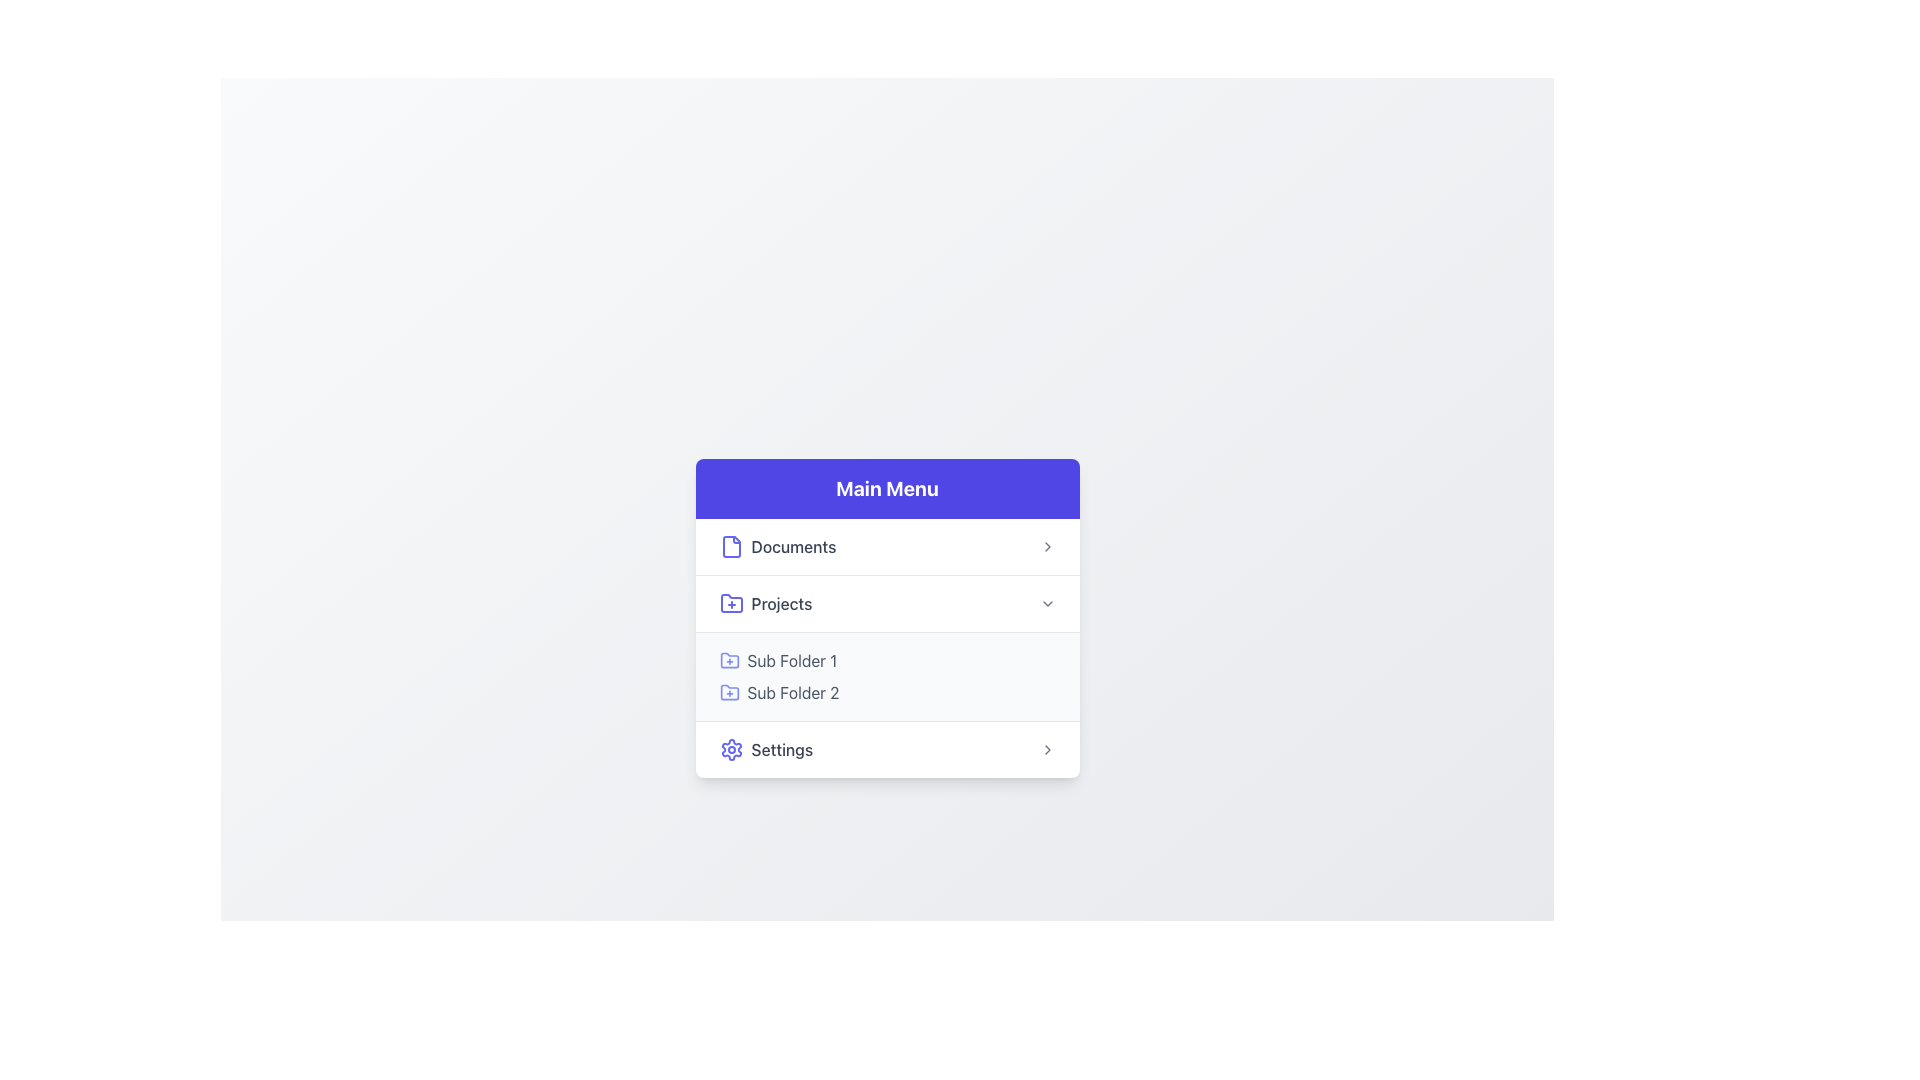 The image size is (1920, 1080). I want to click on the lower part of the blue outlined folder icon next to the 'Sub Folder 2' label in the 'Projects' menu, so click(728, 691).